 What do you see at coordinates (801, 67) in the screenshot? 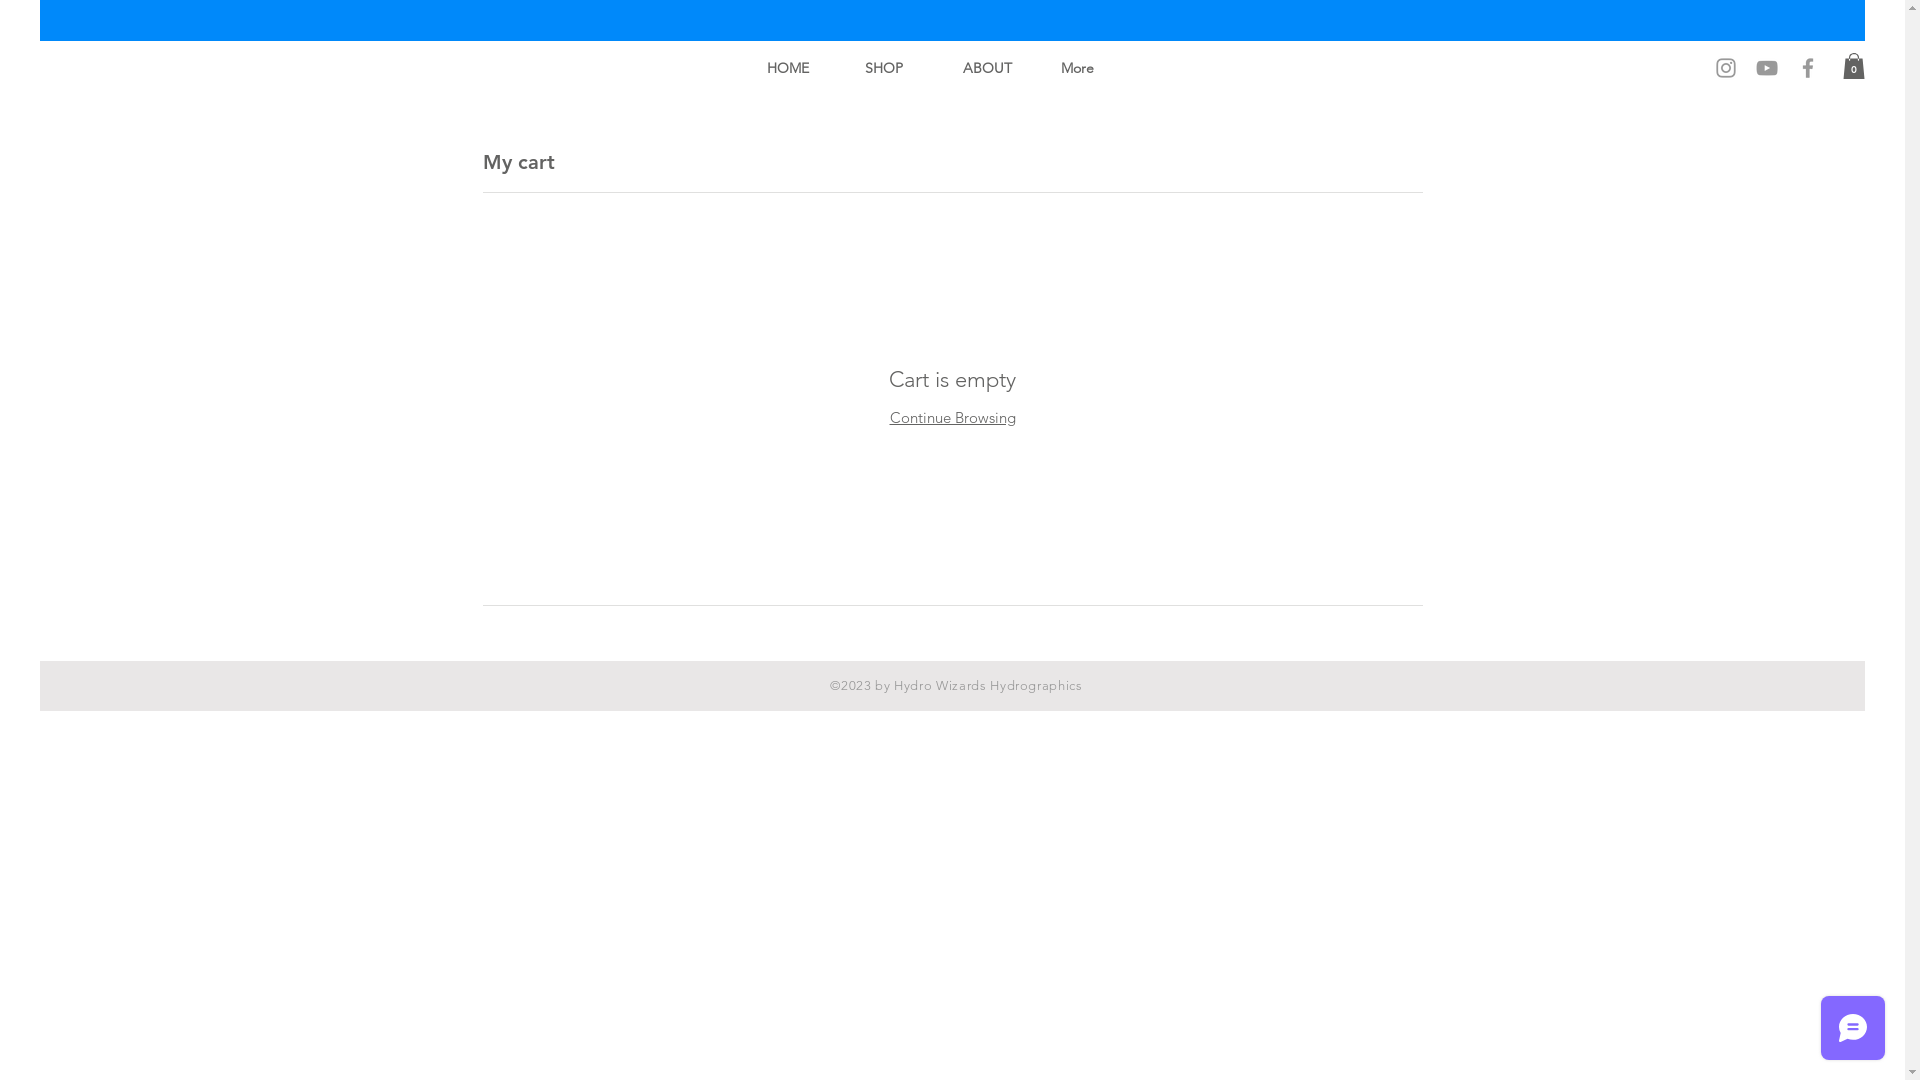
I see `'HOME'` at bounding box center [801, 67].